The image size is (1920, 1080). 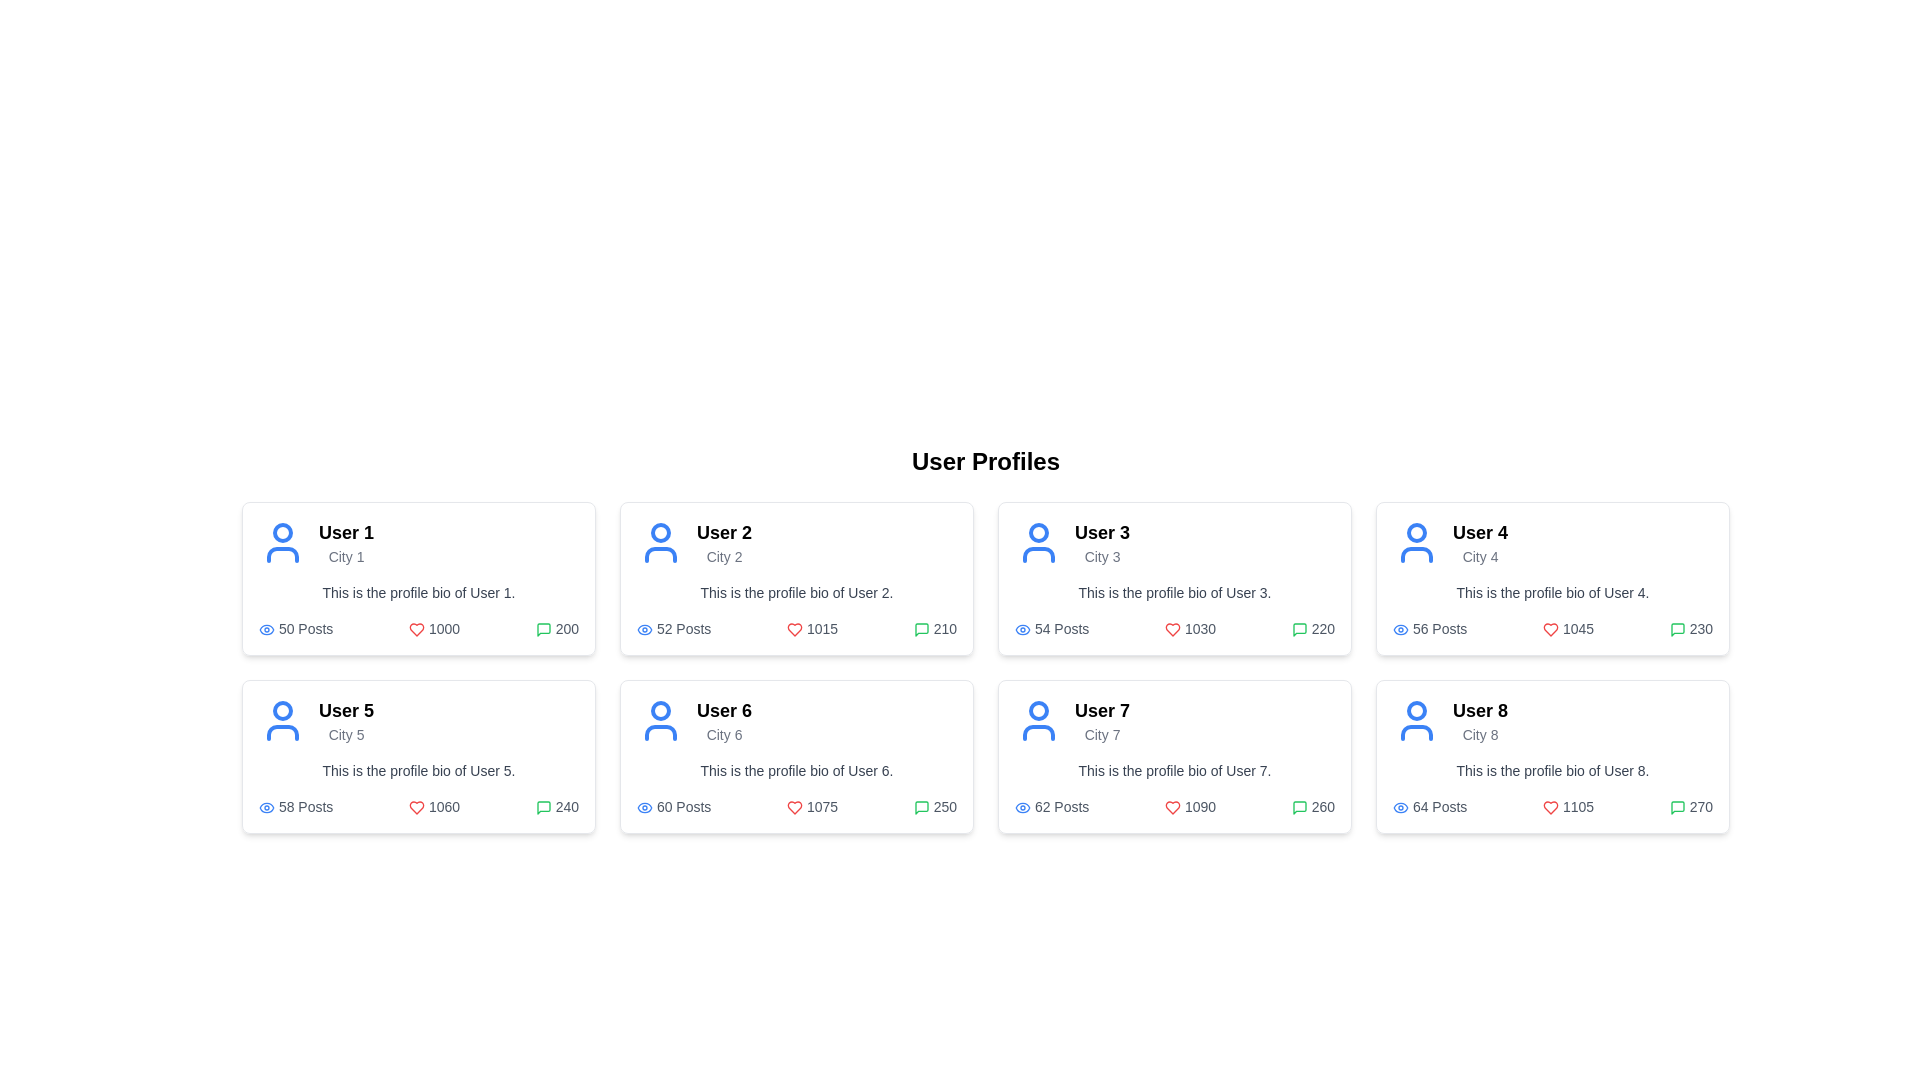 What do you see at coordinates (266, 628) in the screenshot?
I see `the visibility icon in the '50 Posts' section of User 1's profile card, located to the left of the heart icon and above the post count` at bounding box center [266, 628].